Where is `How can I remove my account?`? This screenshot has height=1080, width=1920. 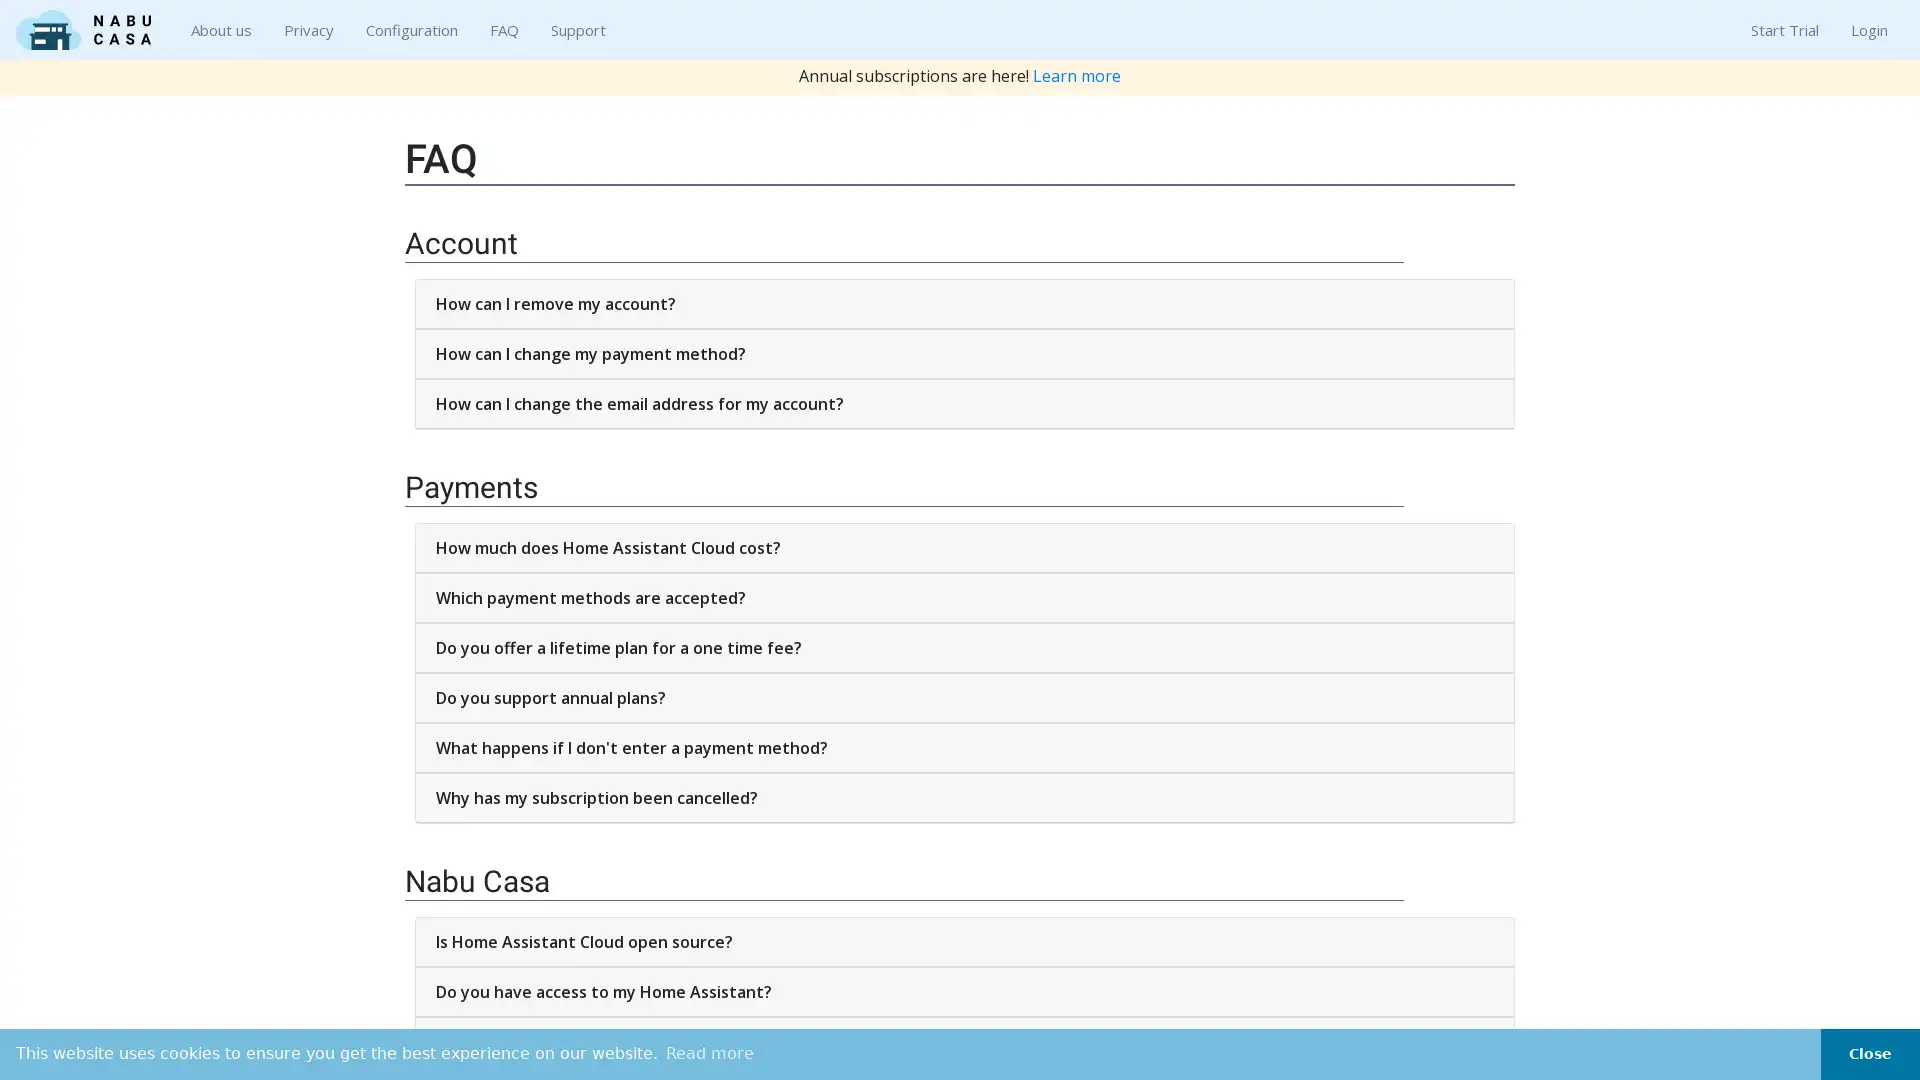
How can I remove my account? is located at coordinates (964, 304).